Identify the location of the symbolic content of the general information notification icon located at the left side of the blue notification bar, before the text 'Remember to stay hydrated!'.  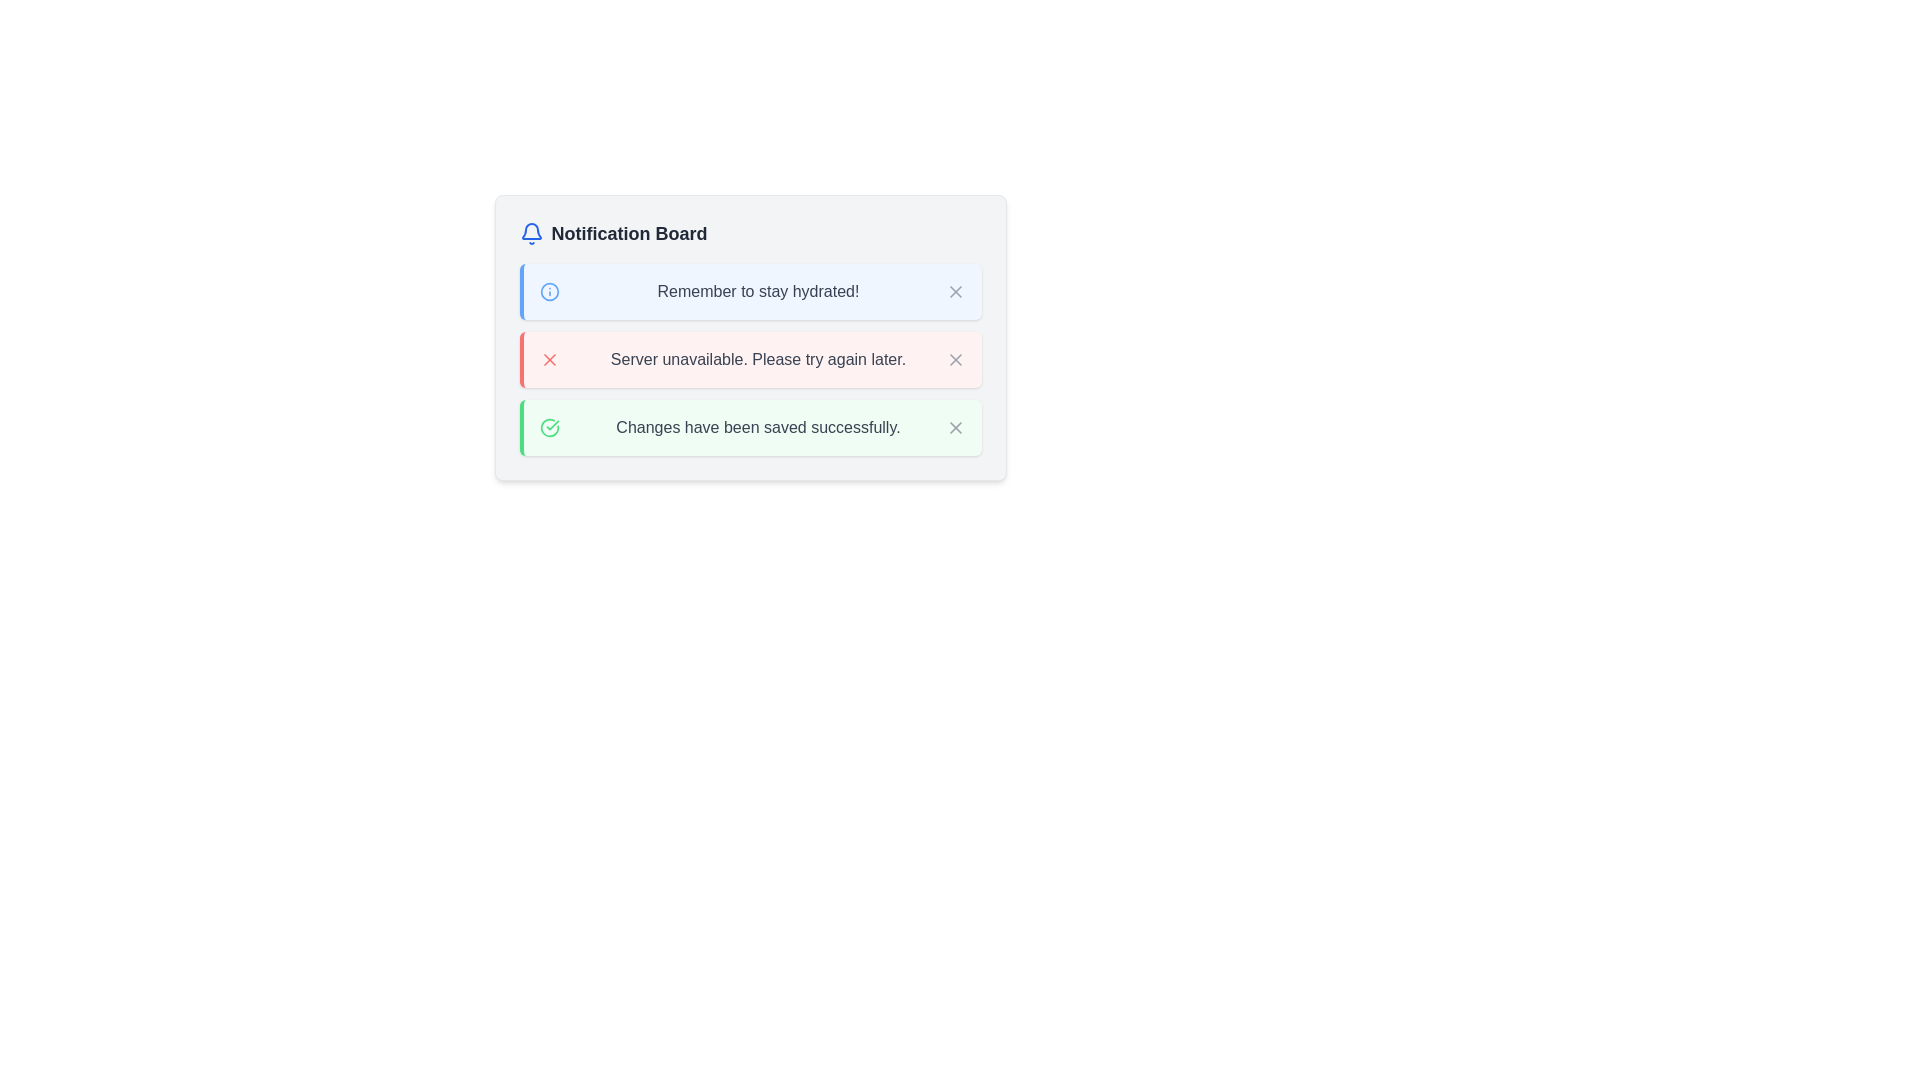
(549, 292).